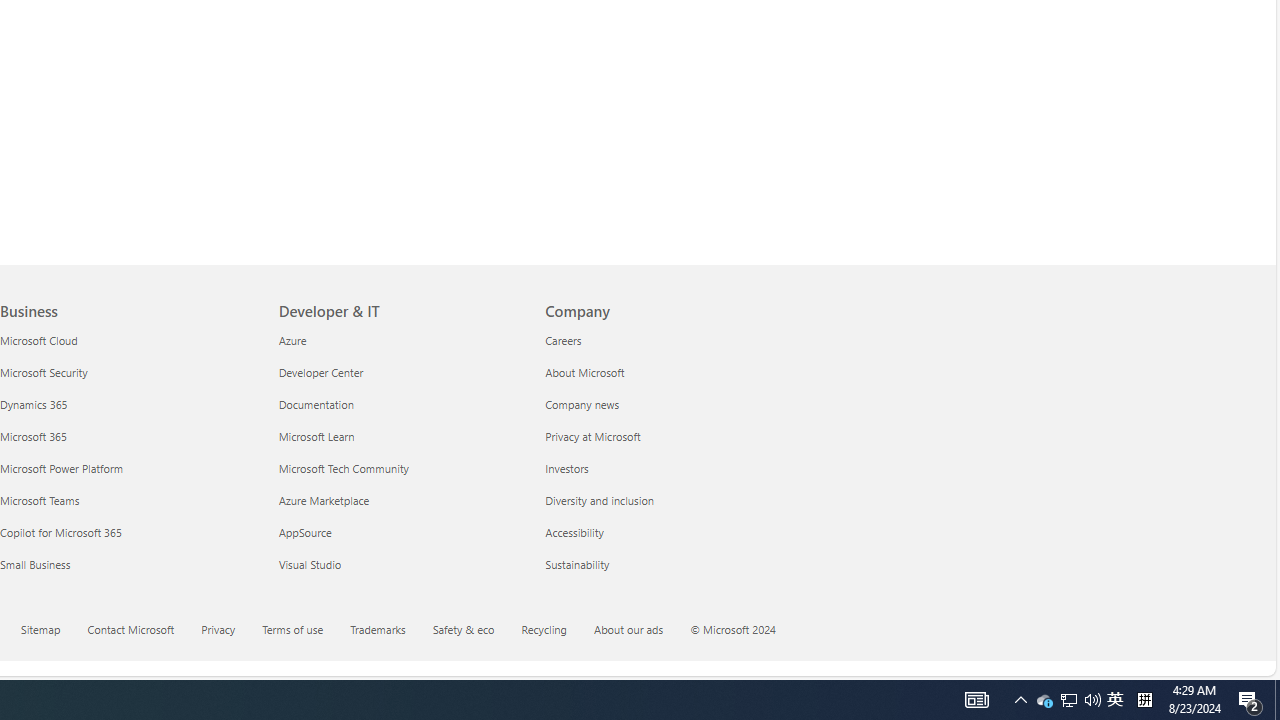 This screenshot has width=1280, height=720. I want to click on 'About Microsoft Company', so click(583, 372).